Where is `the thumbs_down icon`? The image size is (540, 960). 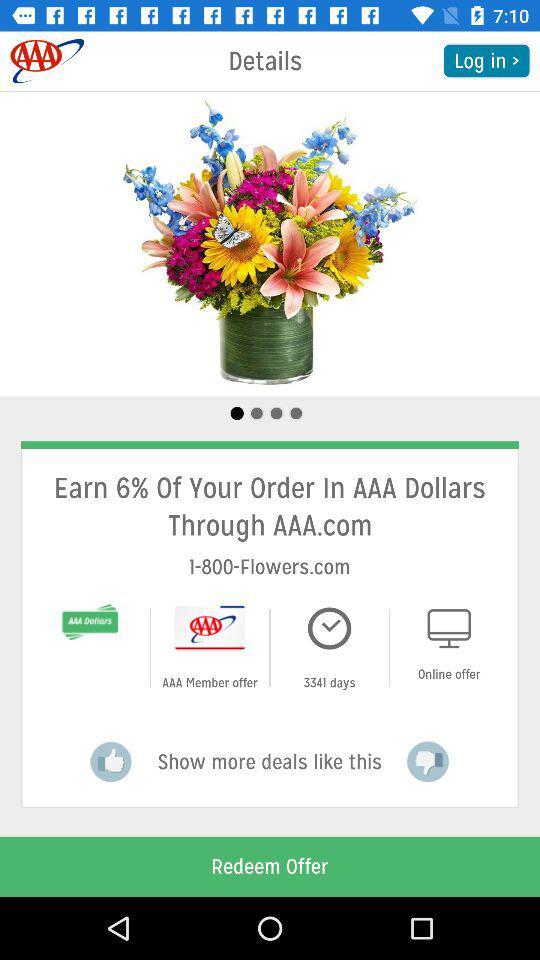 the thumbs_down icon is located at coordinates (427, 761).